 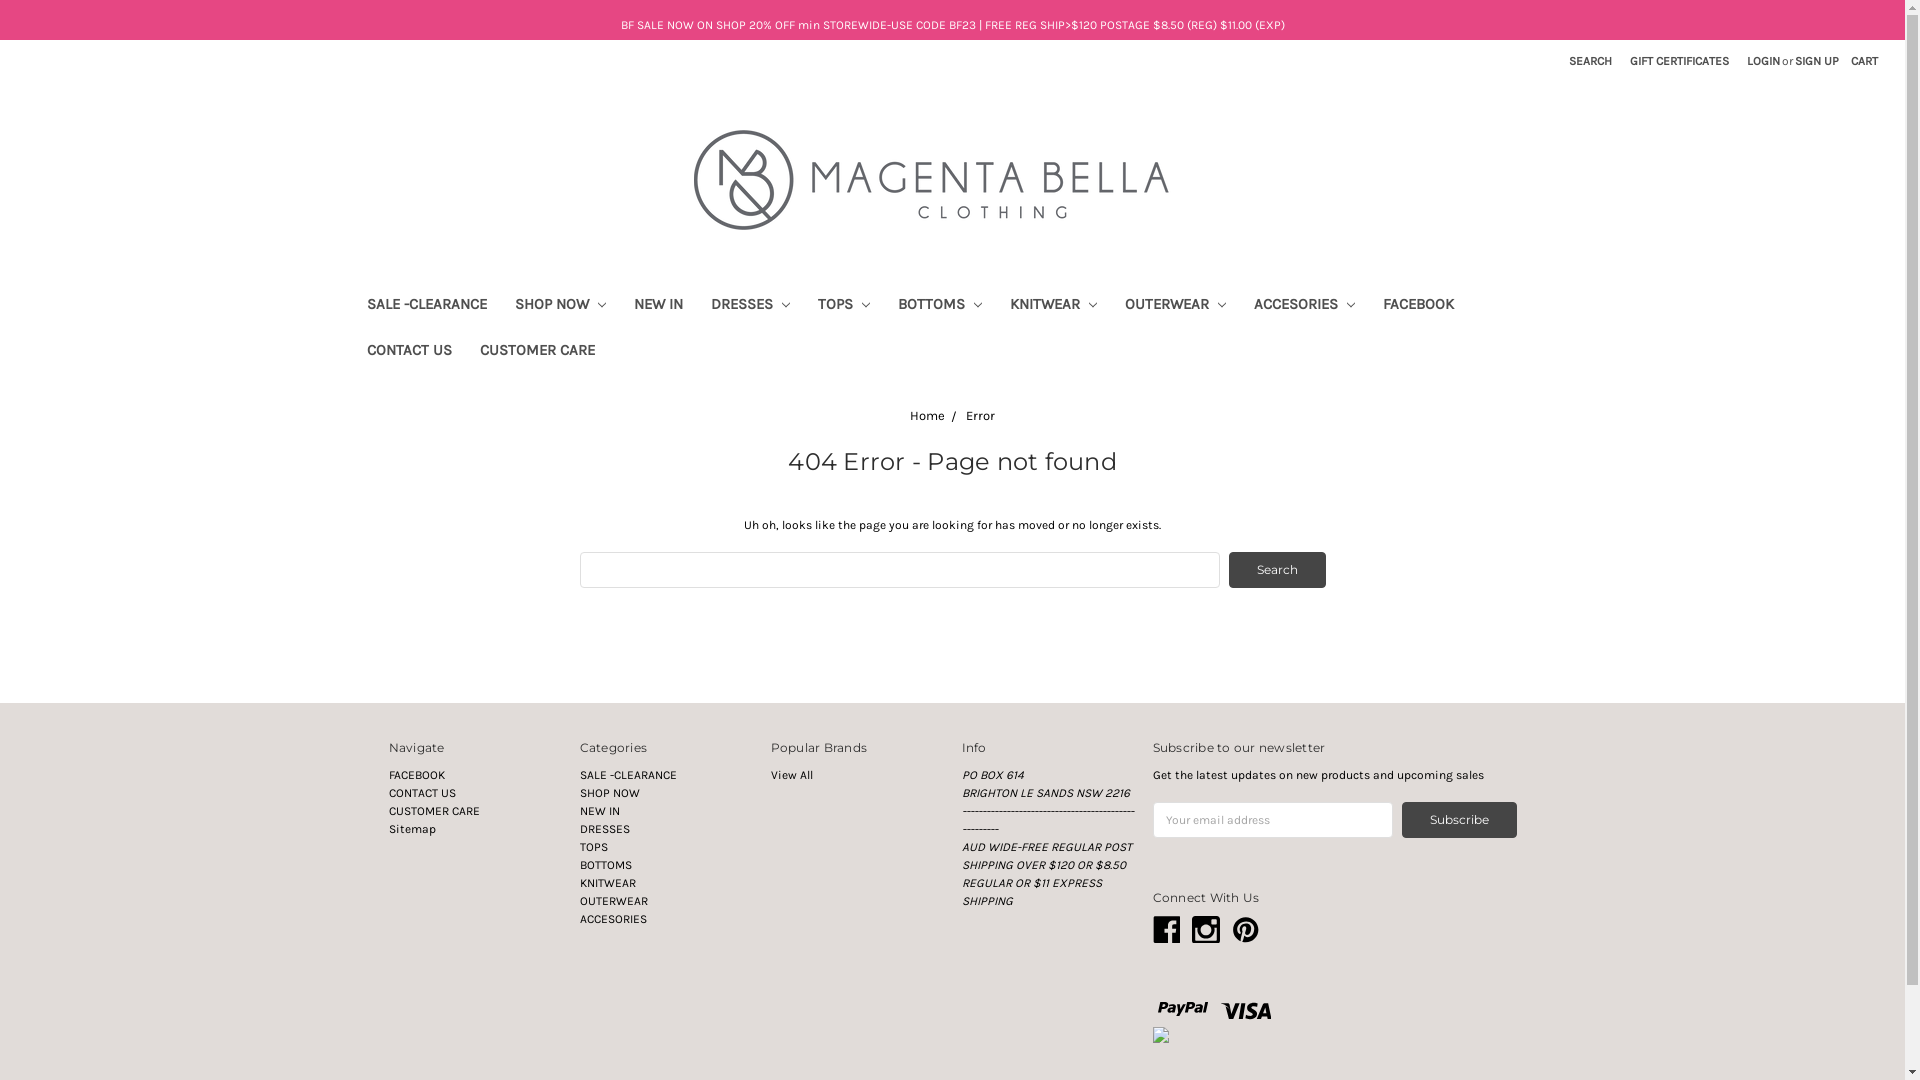 I want to click on 'TOPS', so click(x=593, y=847).